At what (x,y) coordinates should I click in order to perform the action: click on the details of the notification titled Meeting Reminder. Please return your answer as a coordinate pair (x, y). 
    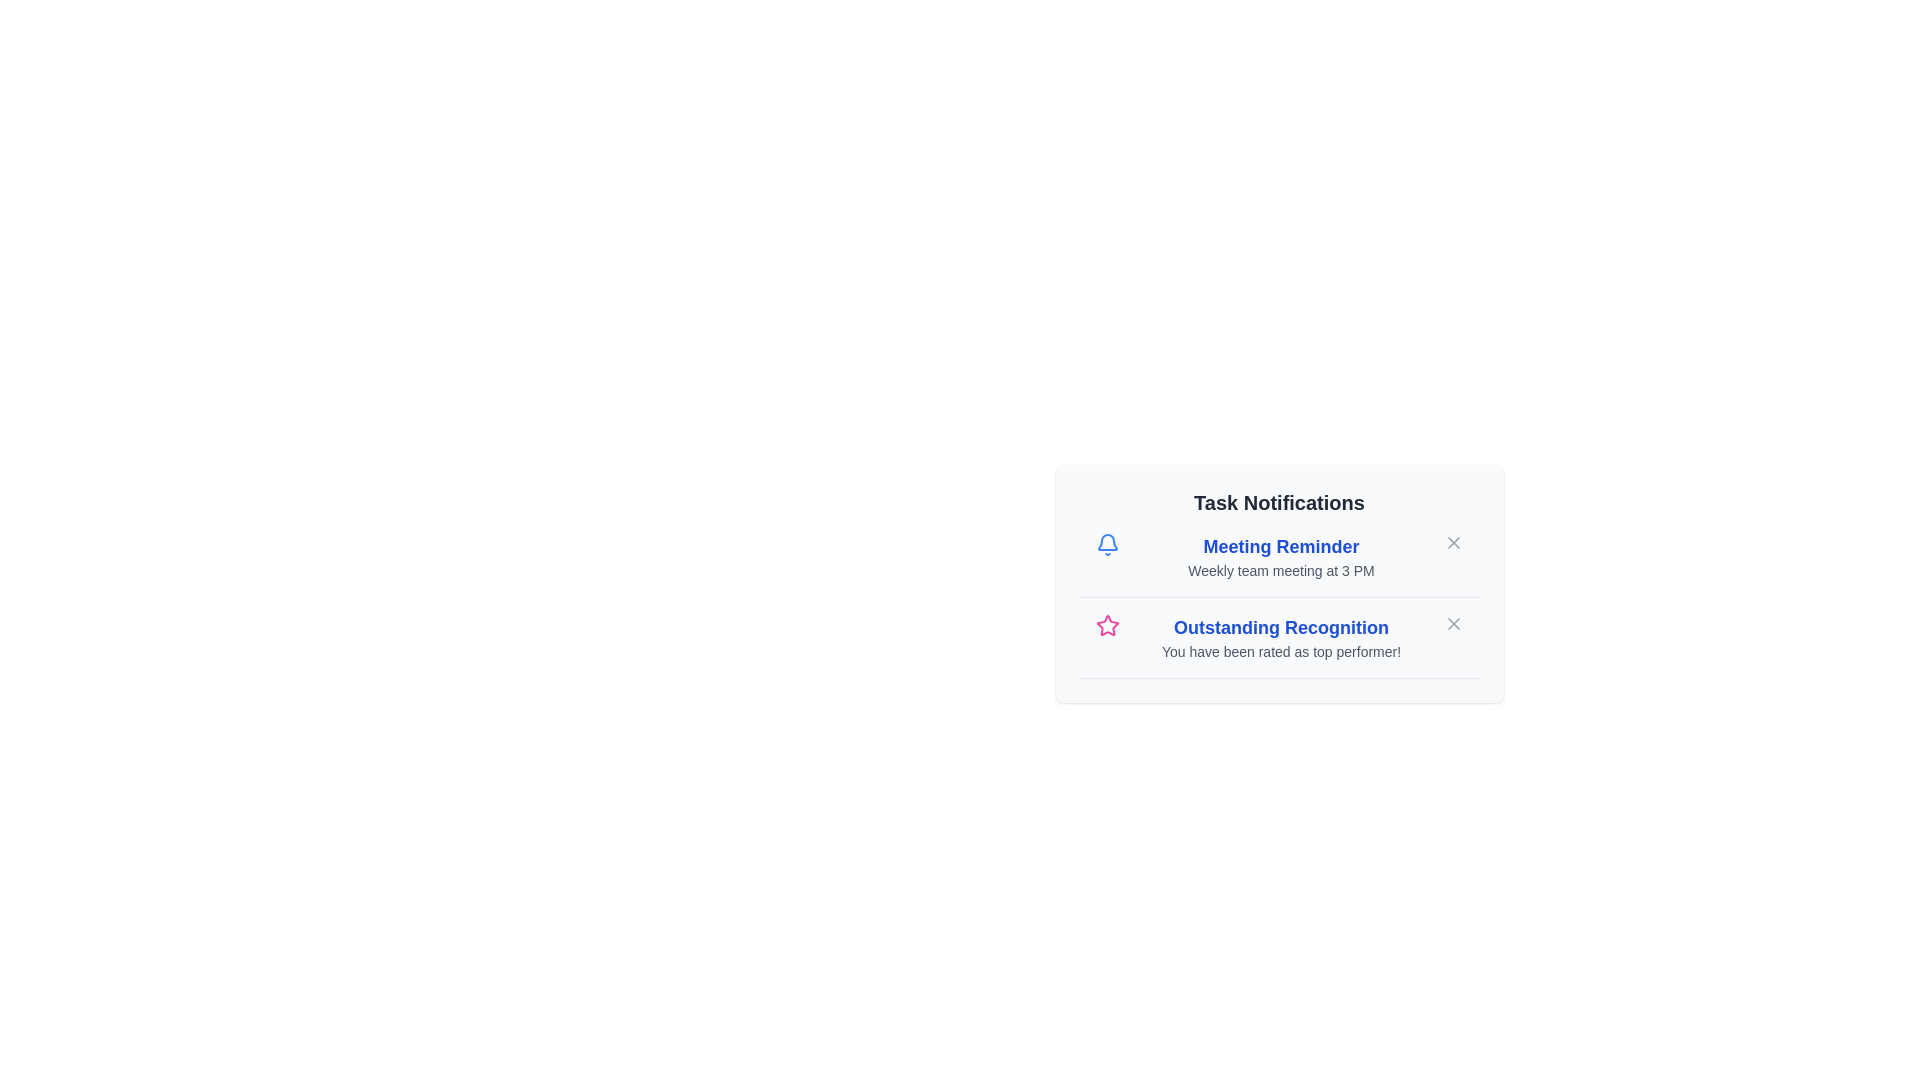
    Looking at the image, I should click on (1281, 547).